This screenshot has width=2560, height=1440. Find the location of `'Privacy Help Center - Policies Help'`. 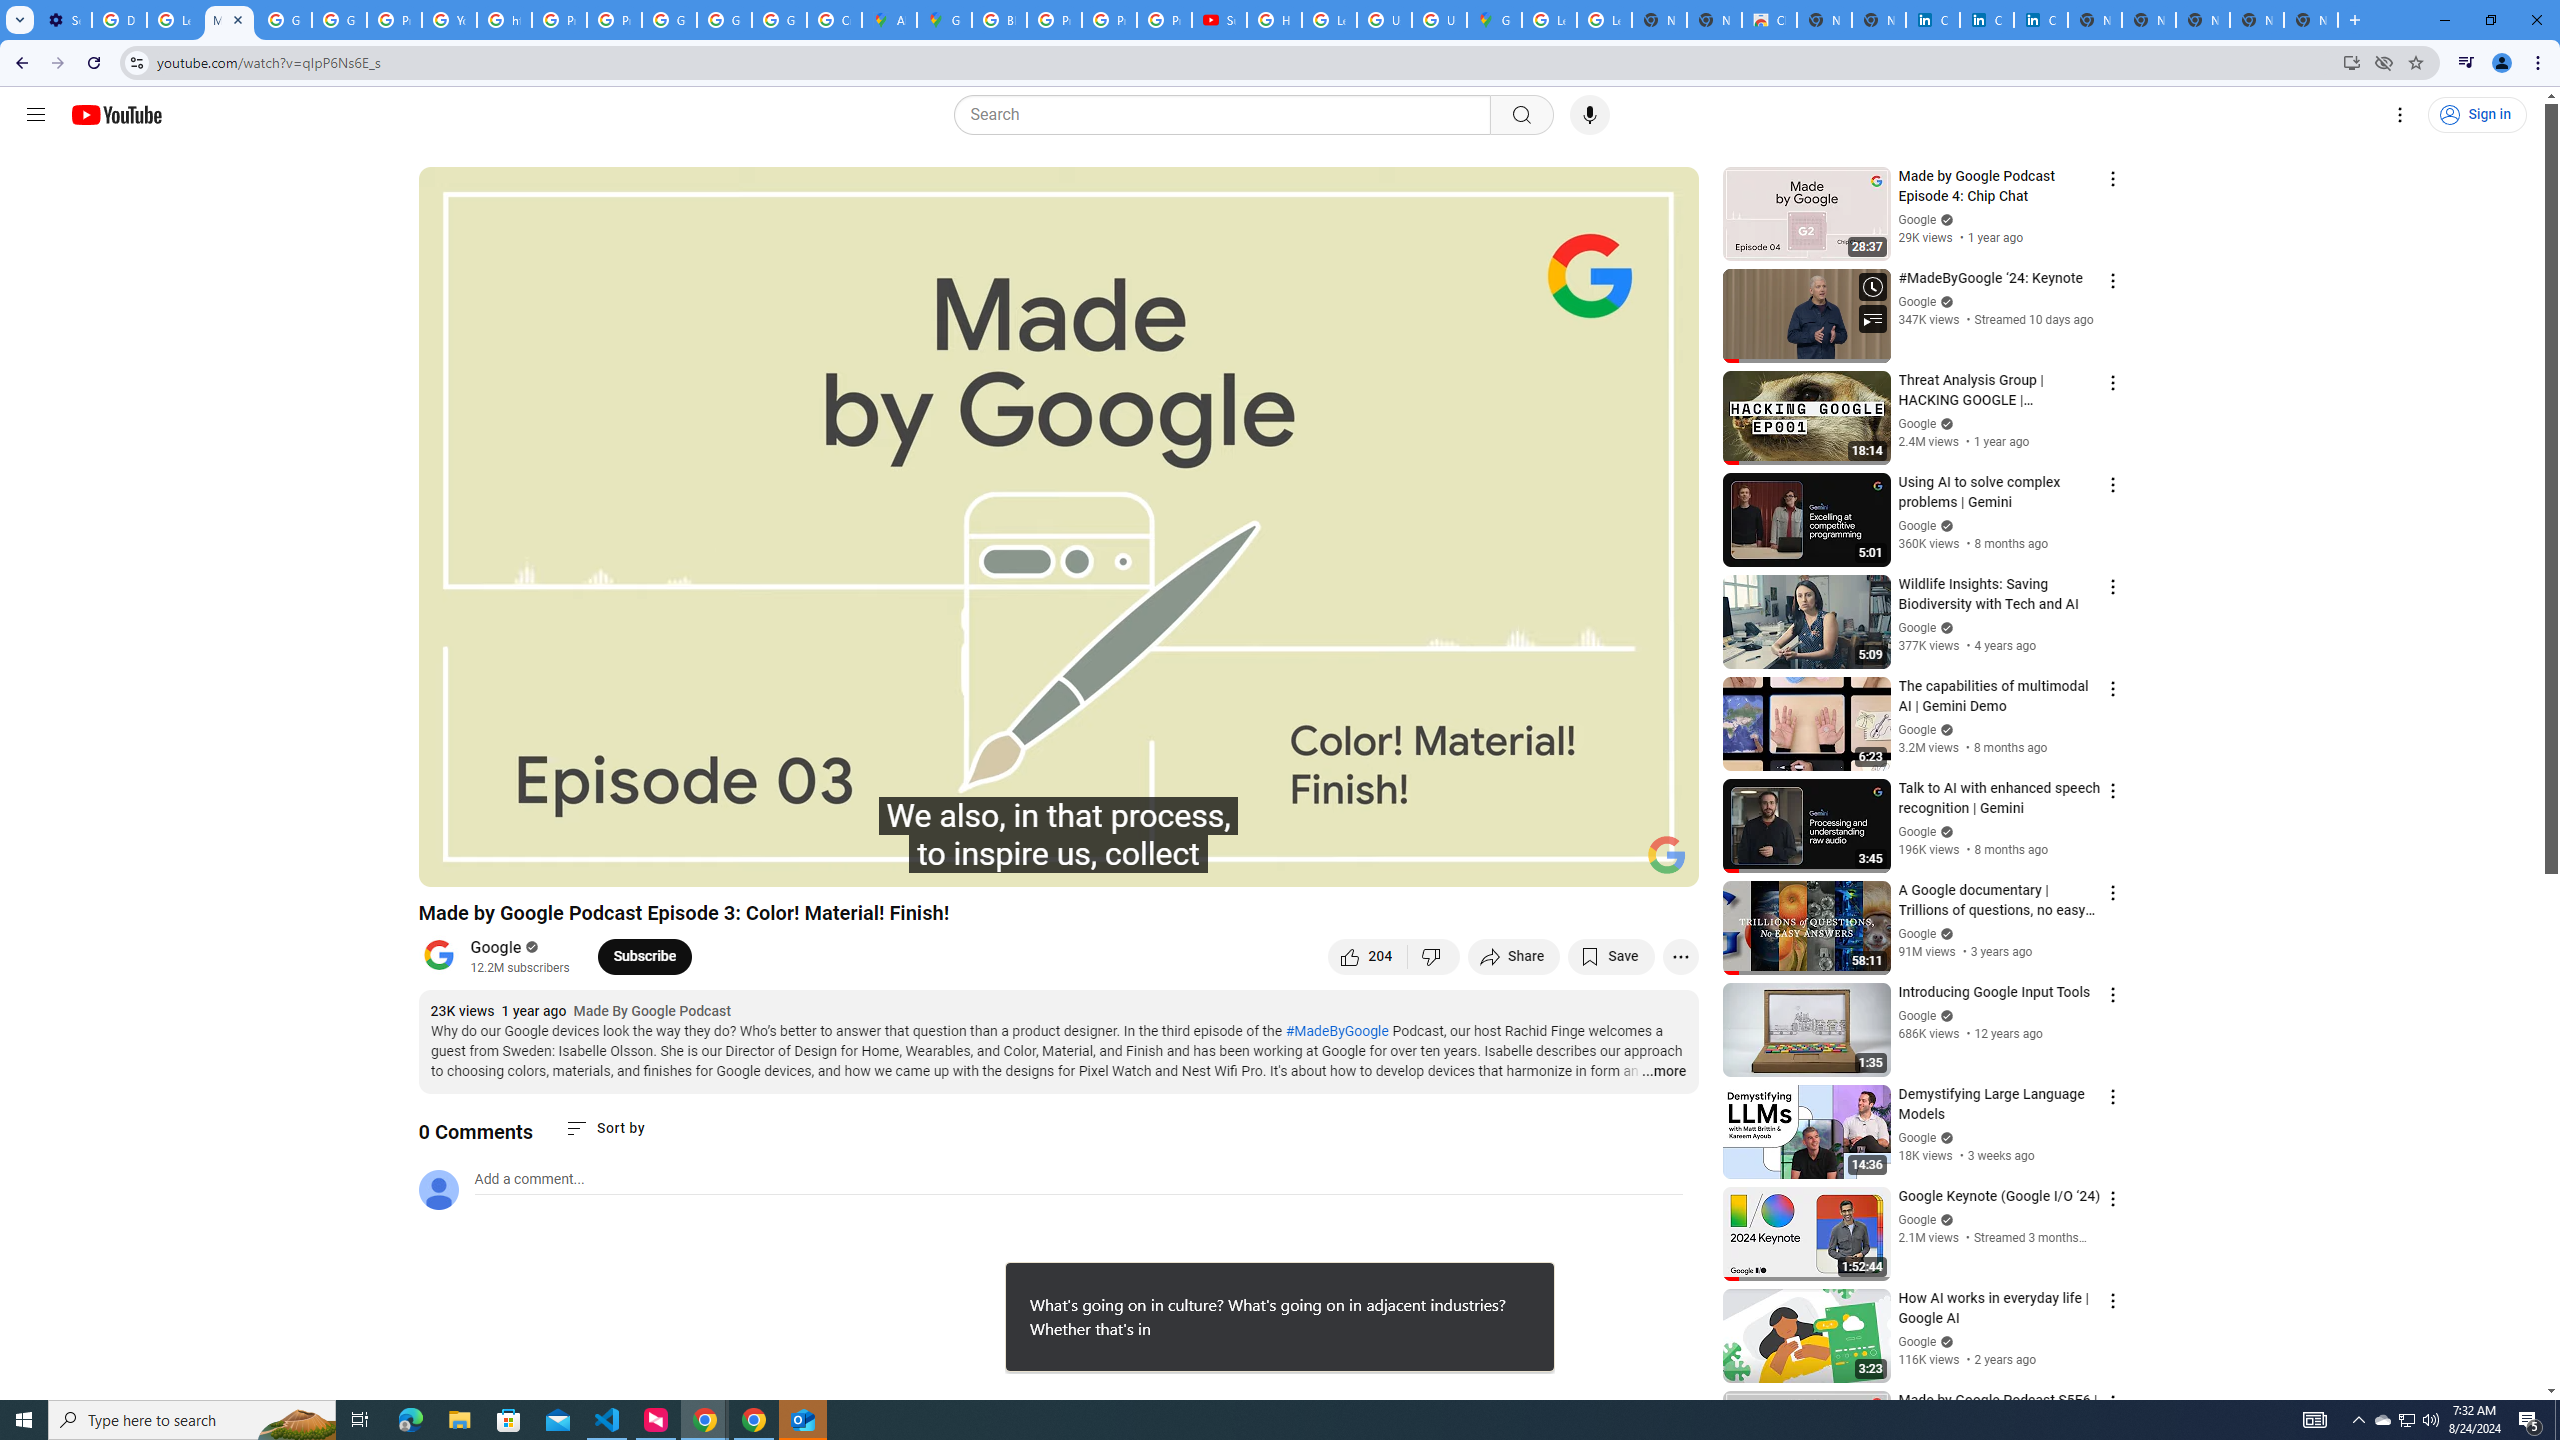

'Privacy Help Center - Policies Help' is located at coordinates (1108, 19).